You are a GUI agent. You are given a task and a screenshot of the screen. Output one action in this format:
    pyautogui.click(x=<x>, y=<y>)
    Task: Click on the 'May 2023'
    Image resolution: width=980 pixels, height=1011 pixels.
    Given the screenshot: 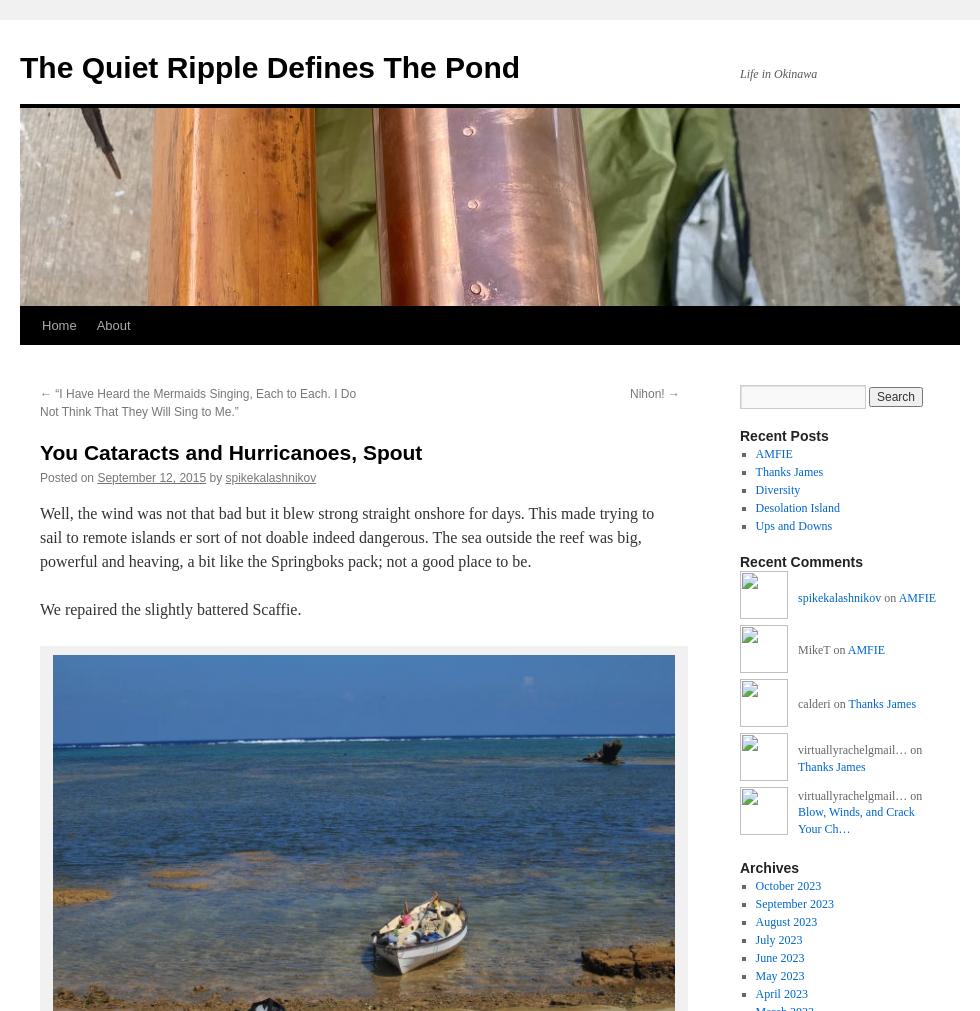 What is the action you would take?
    pyautogui.click(x=779, y=975)
    